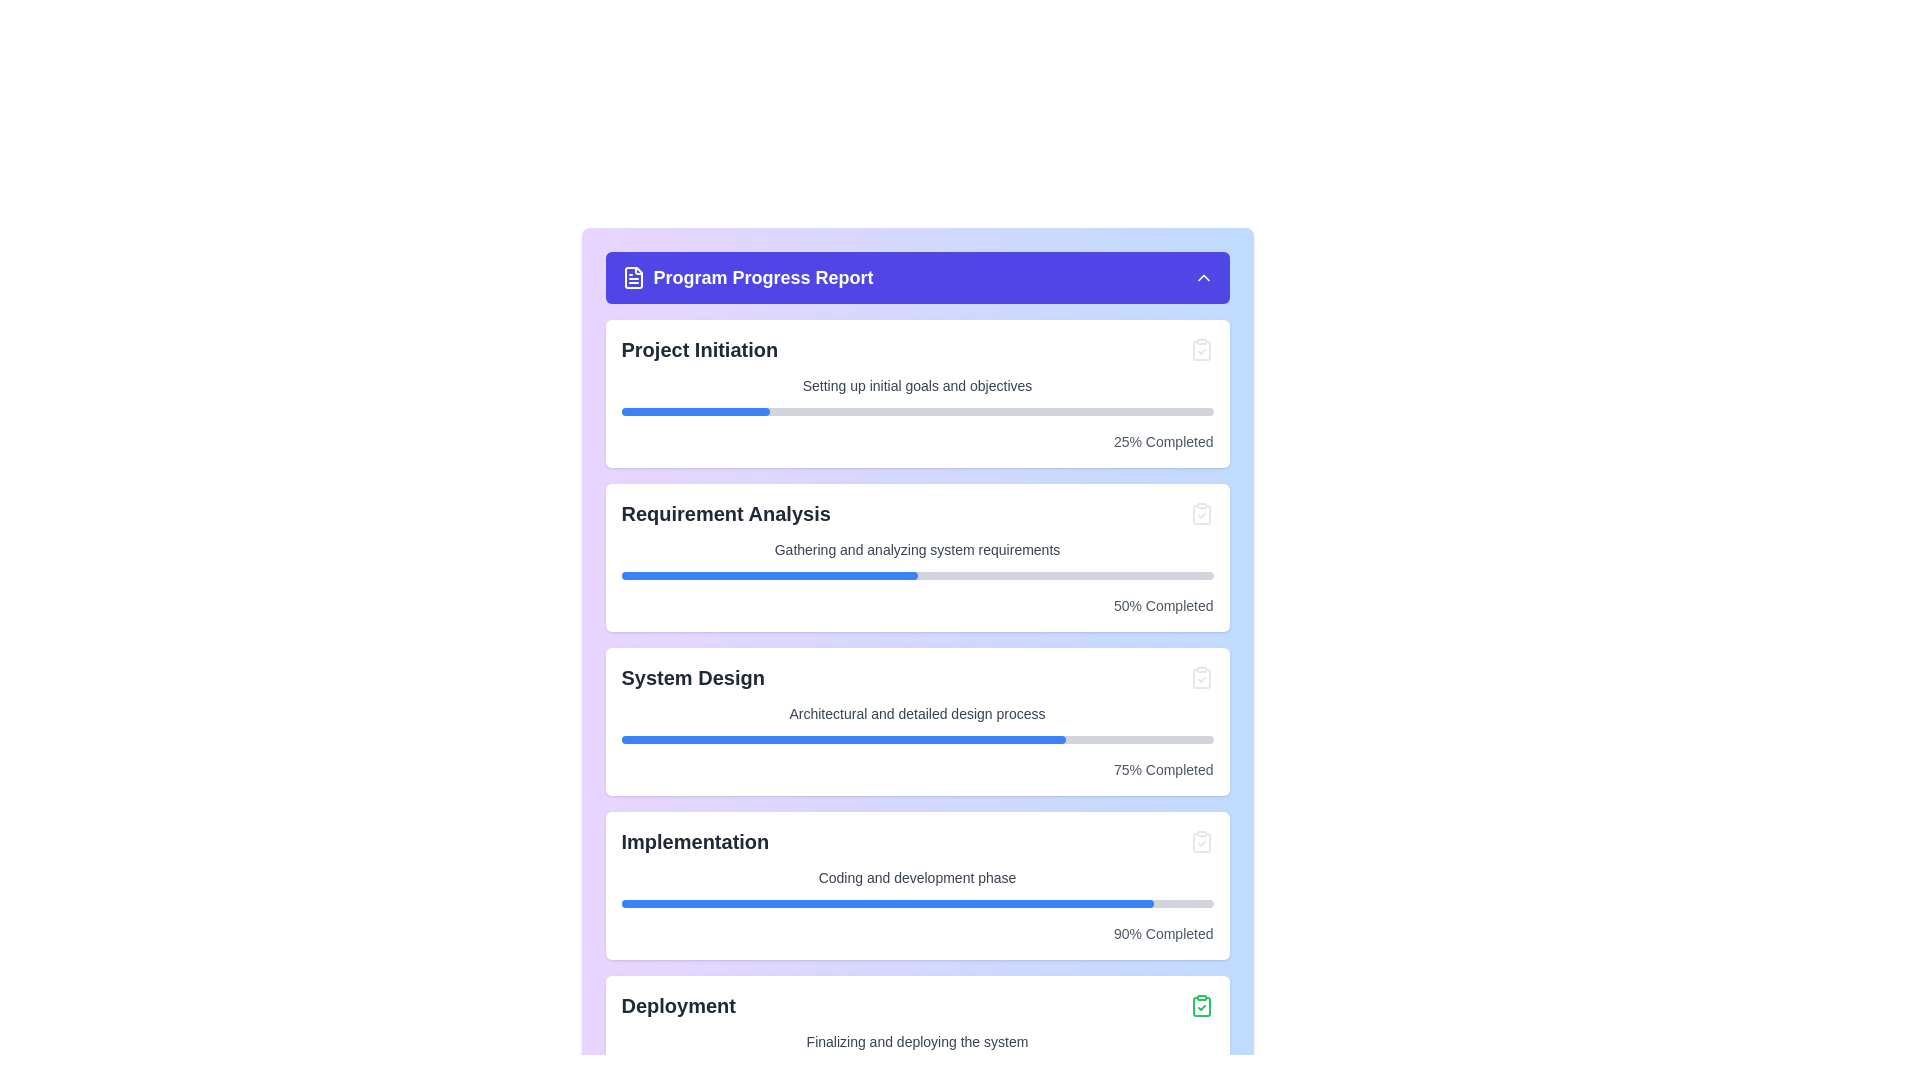 The width and height of the screenshot is (1920, 1080). Describe the element at coordinates (916, 721) in the screenshot. I see `progress bar on the Info card titled 'System Design', which is the third section in the vertical layout with a white background and a filled progress bar indicating '75% Completed'` at that location.